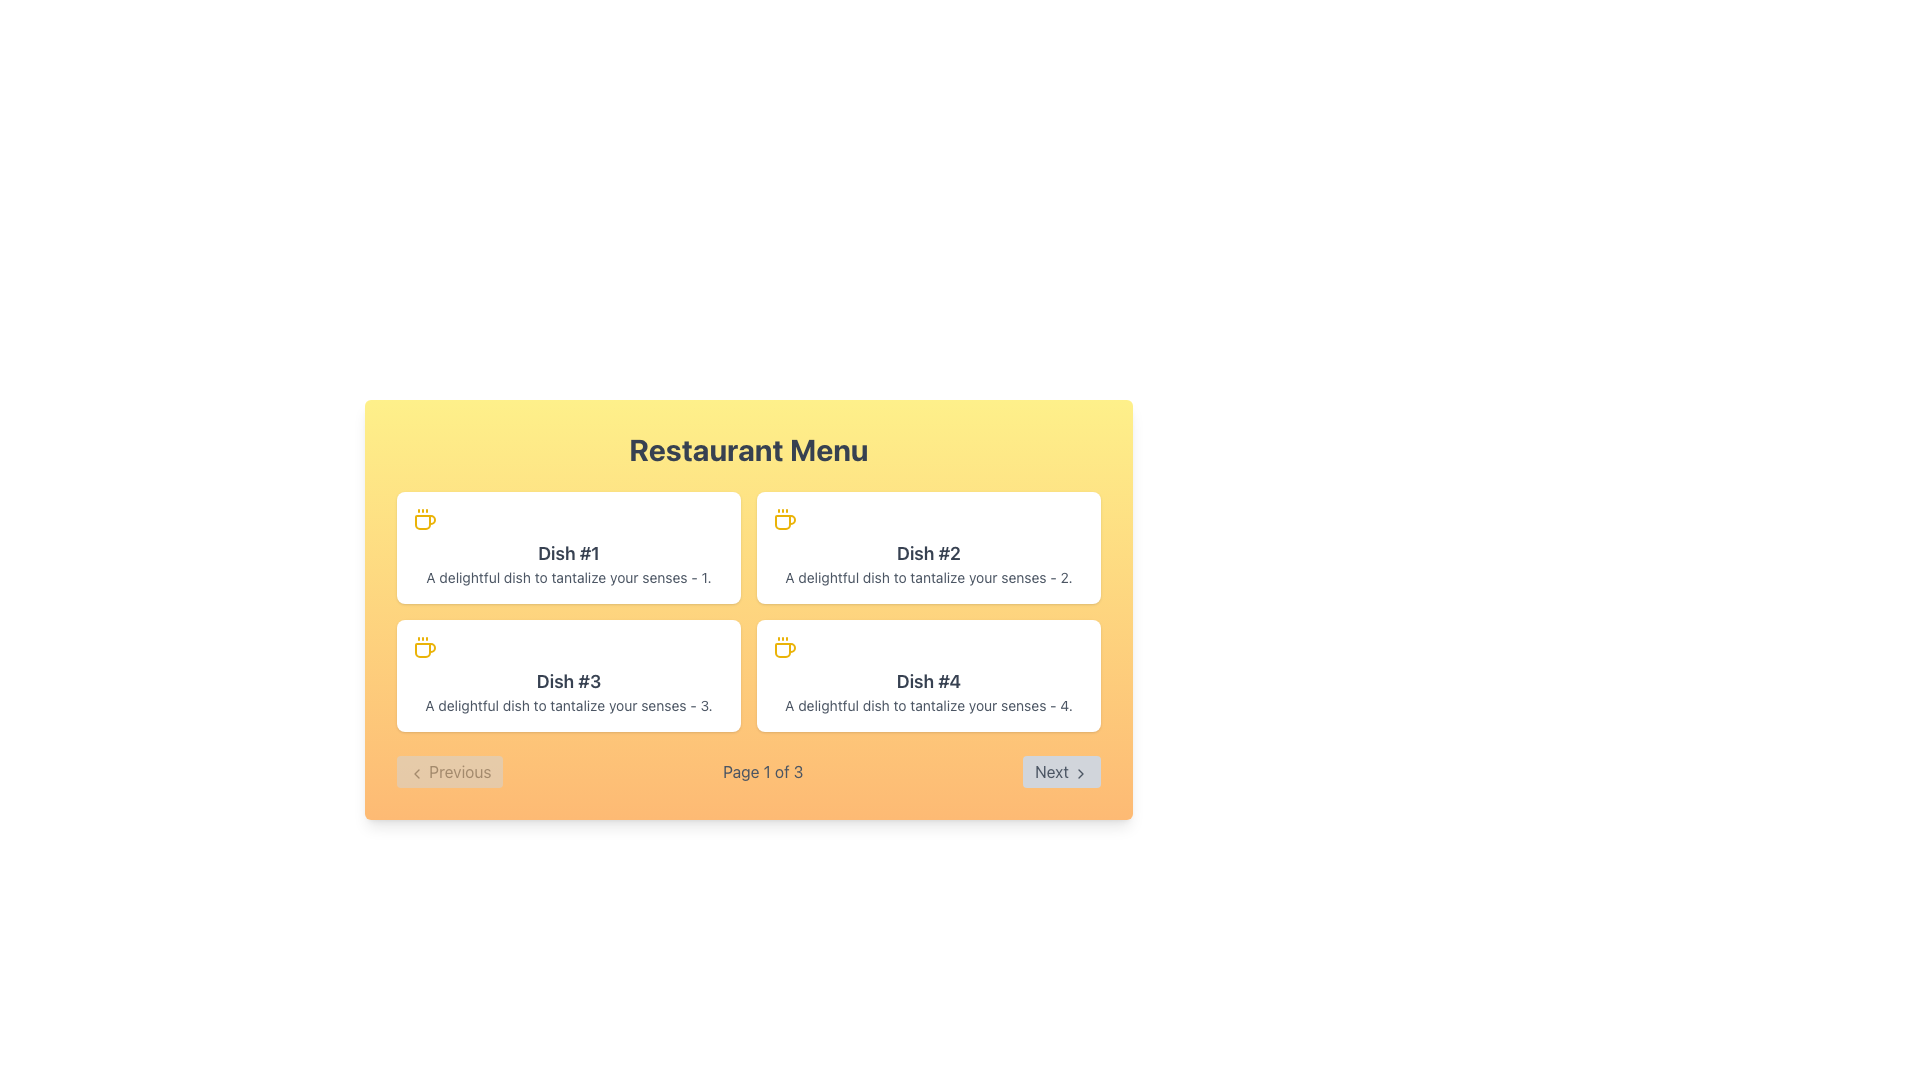  Describe the element at coordinates (568, 578) in the screenshot. I see `the text label displaying 'A delightful dish to tantalize your senses - 1' which is positioned directly under the title 'Dish #1' in the card layout` at that location.